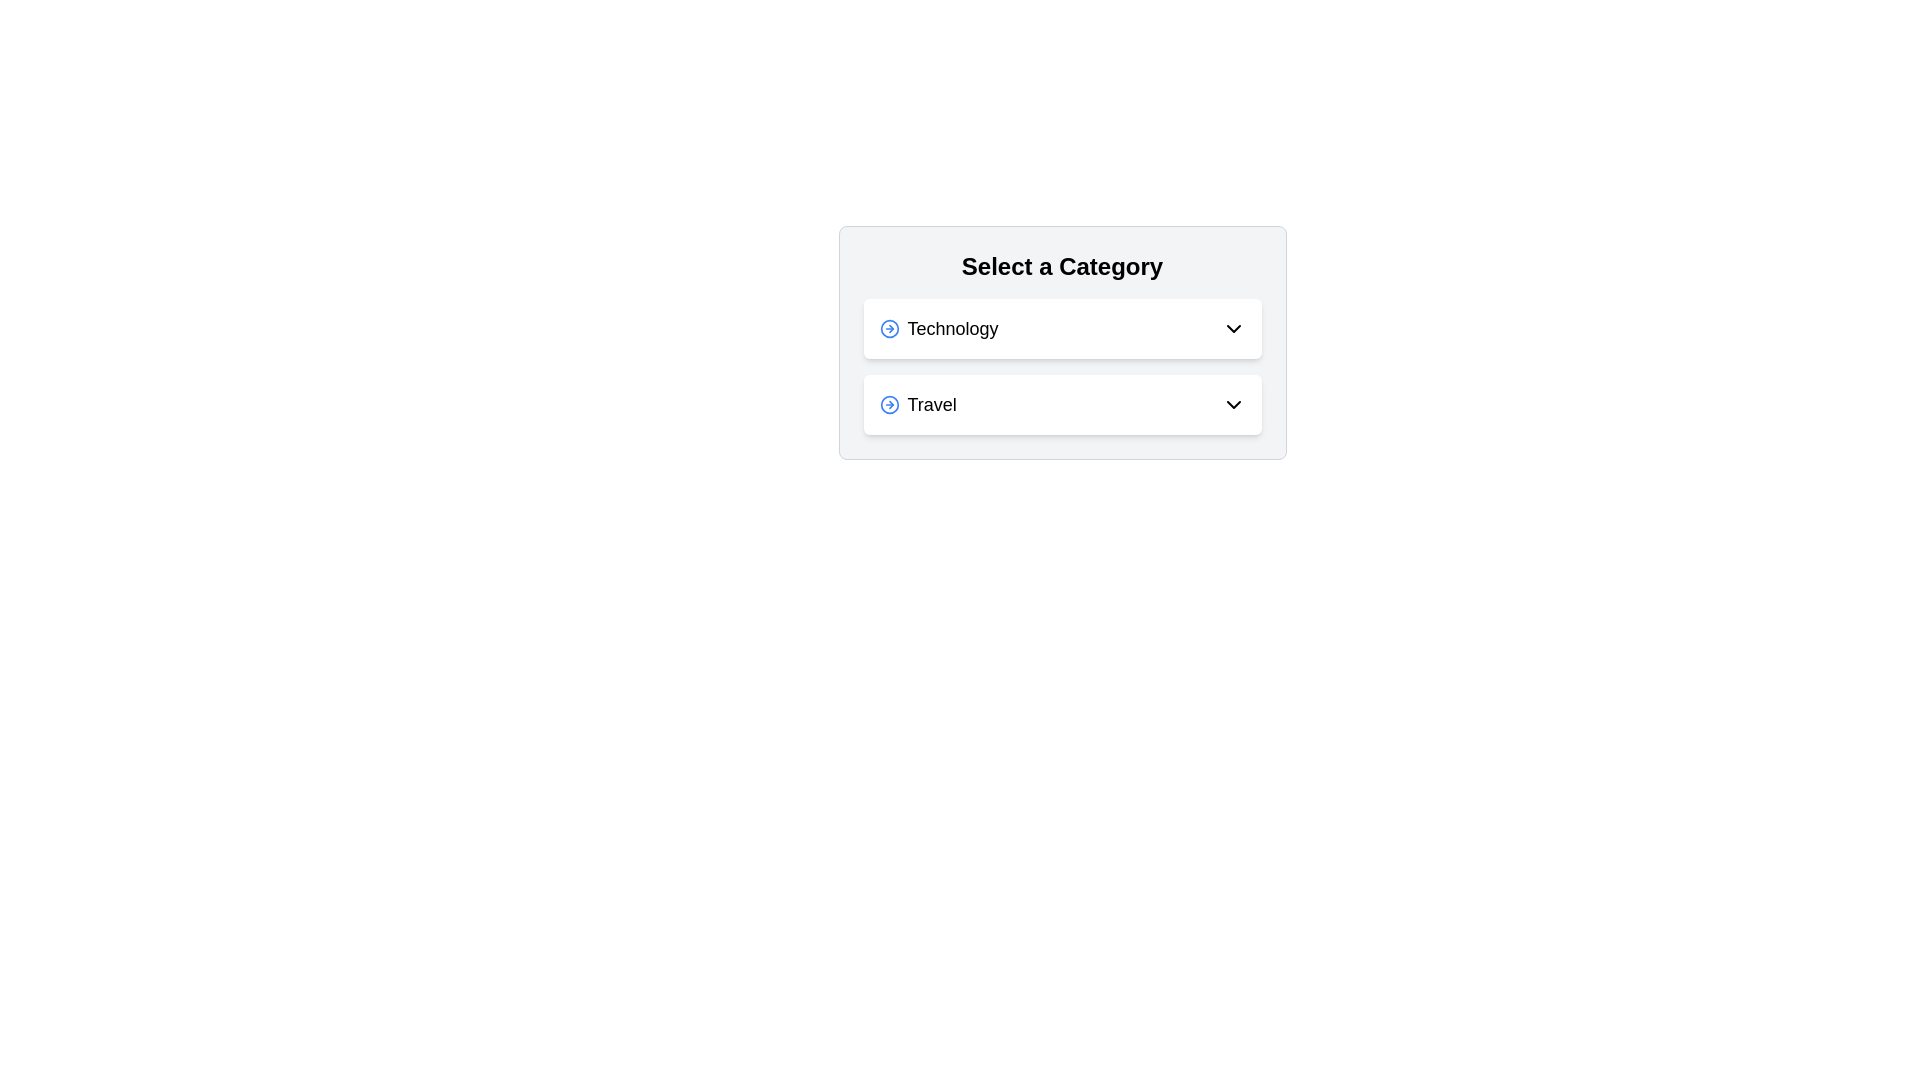 The image size is (1920, 1080). Describe the element at coordinates (1232, 327) in the screenshot. I see `the Dropdown indicator (chevron icon) next to the 'Technology' label` at that location.